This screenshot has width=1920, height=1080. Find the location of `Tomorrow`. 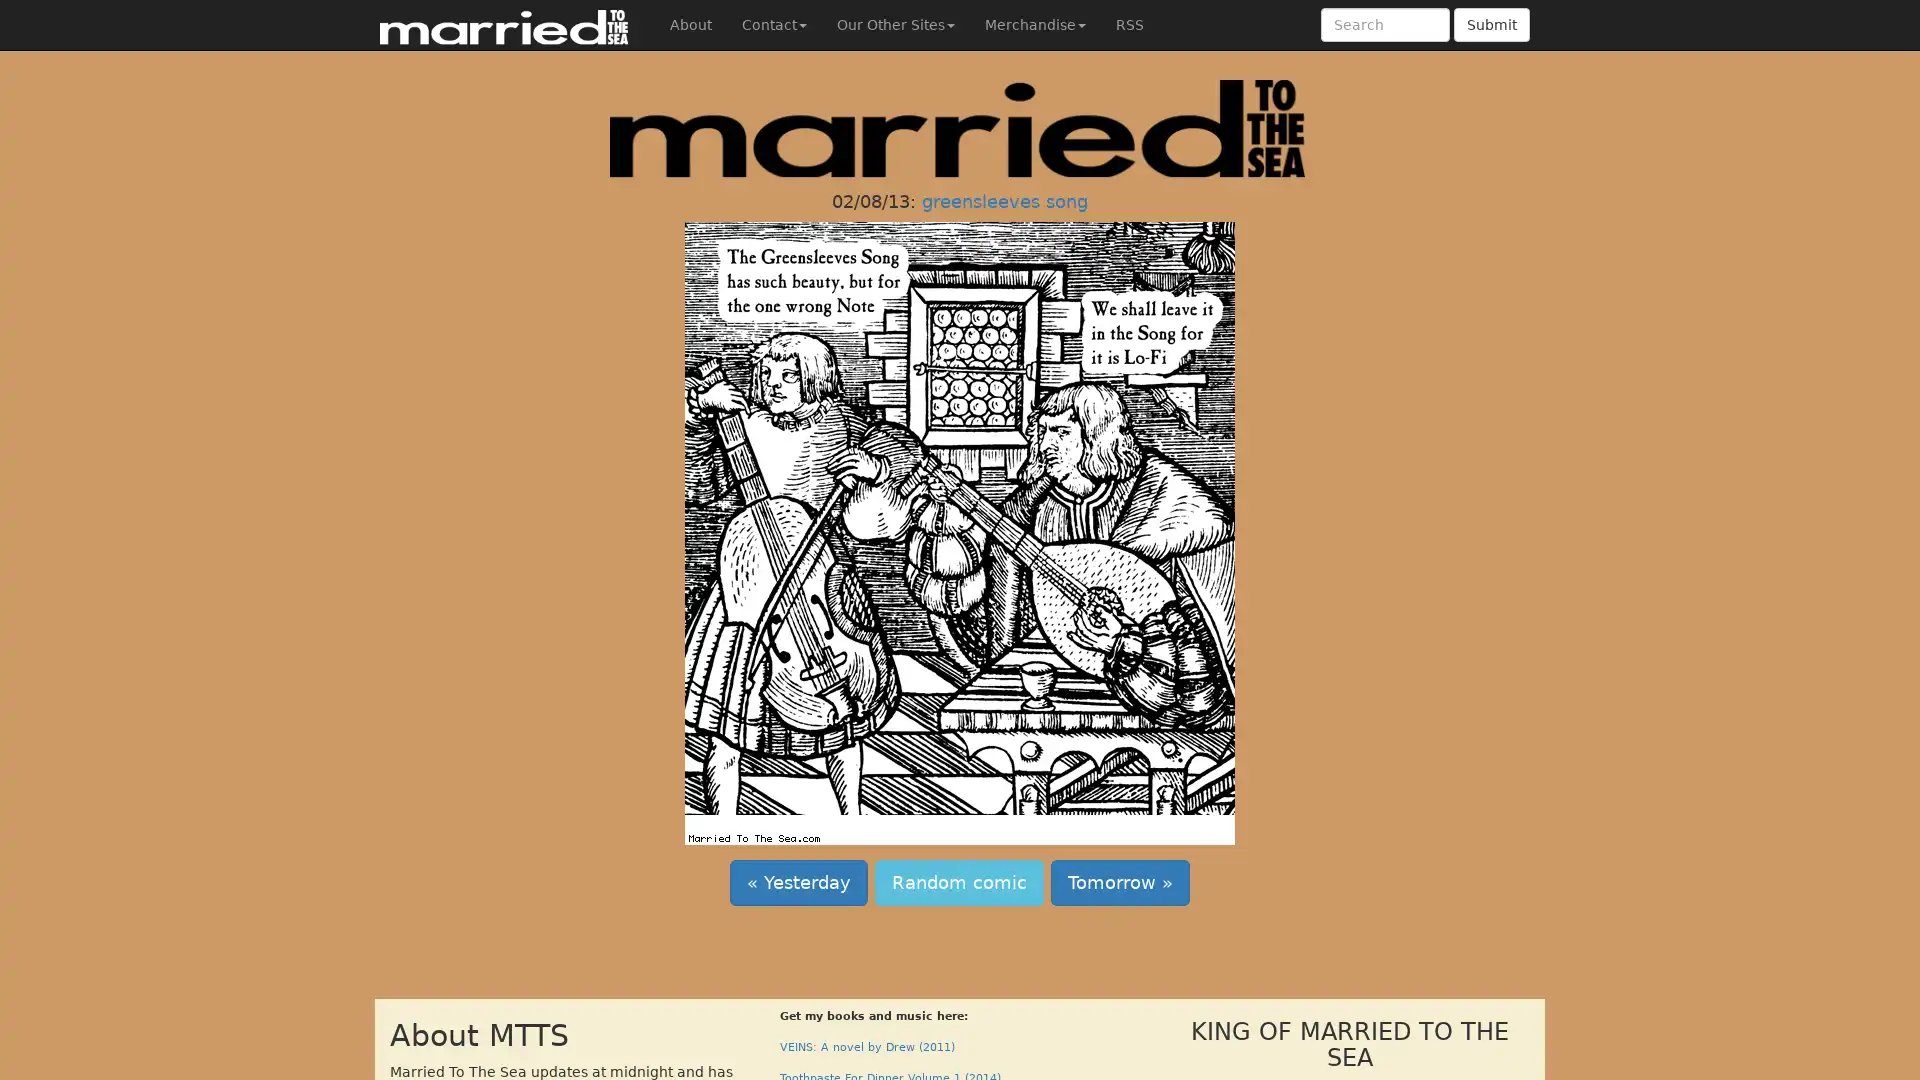

Tomorrow is located at coordinates (1120, 881).